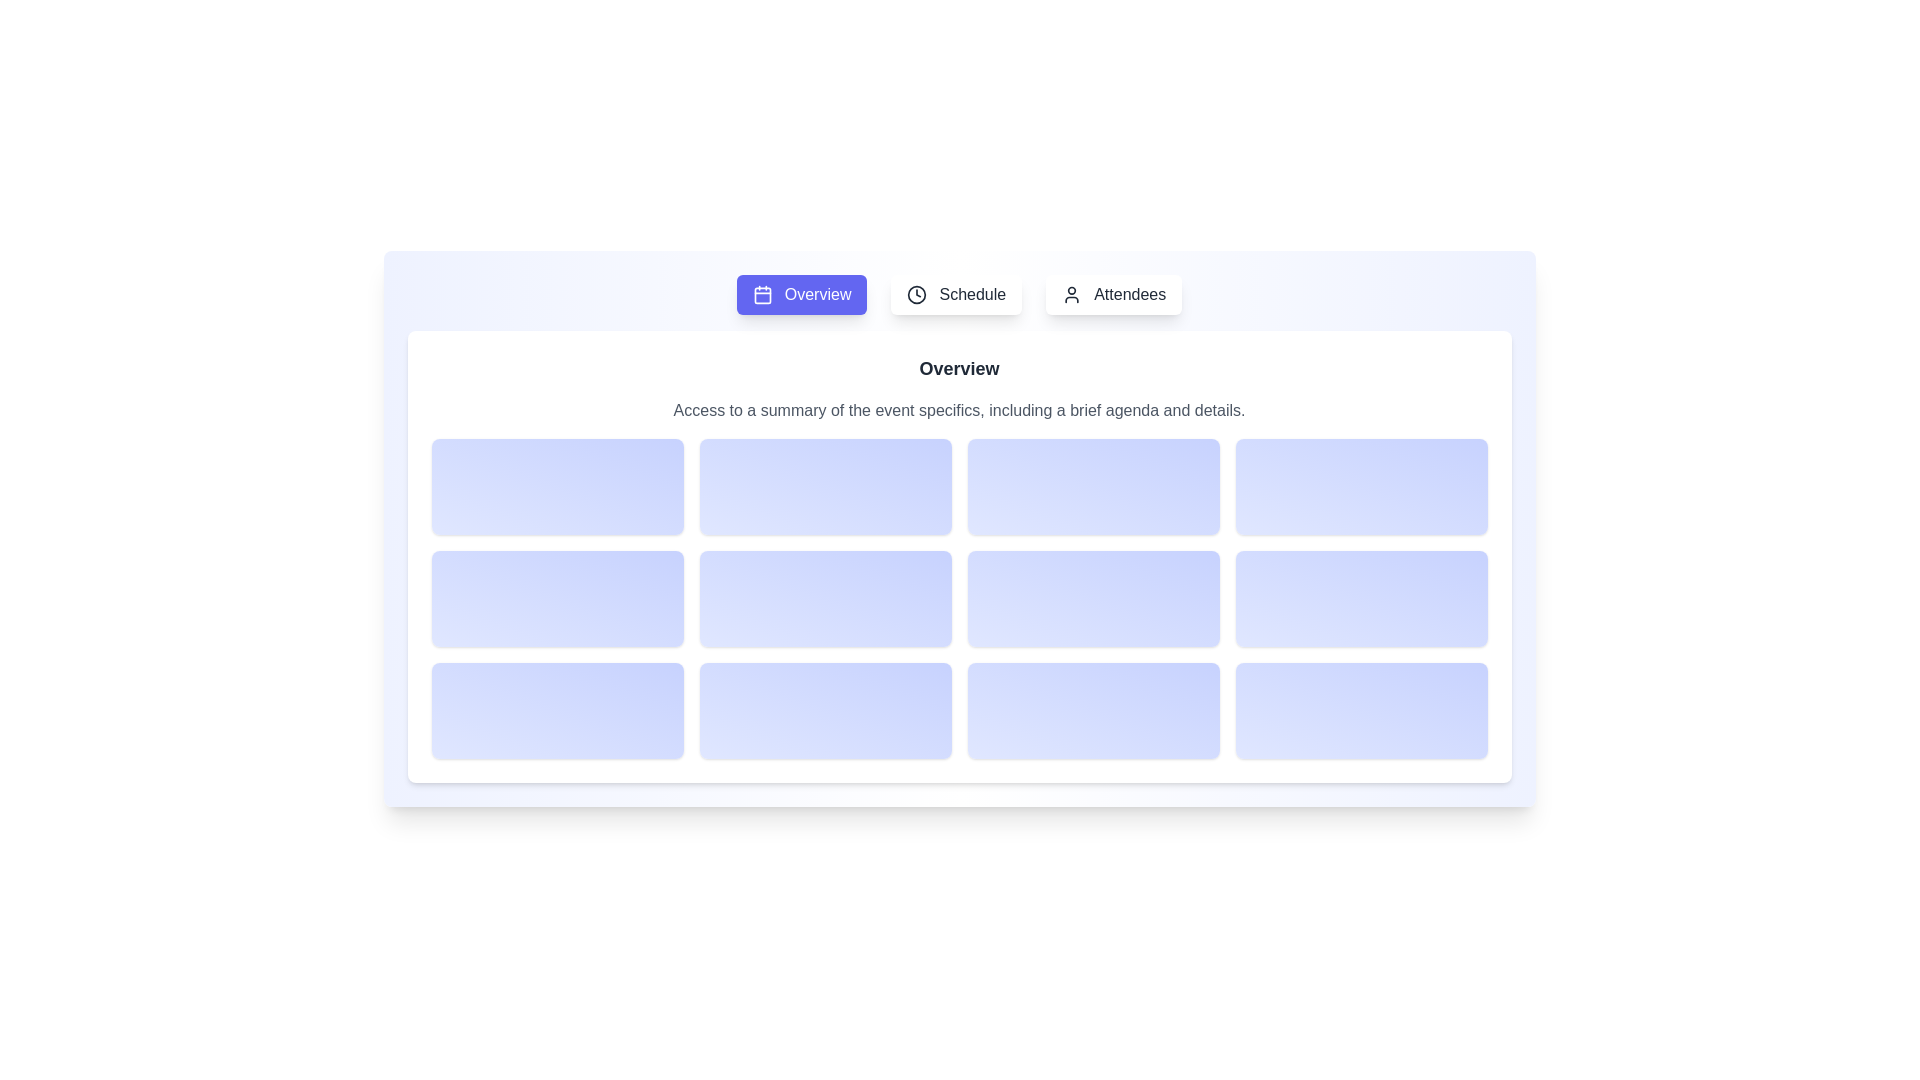  Describe the element at coordinates (801, 294) in the screenshot. I see `the Overview button to observe the visual effect` at that location.